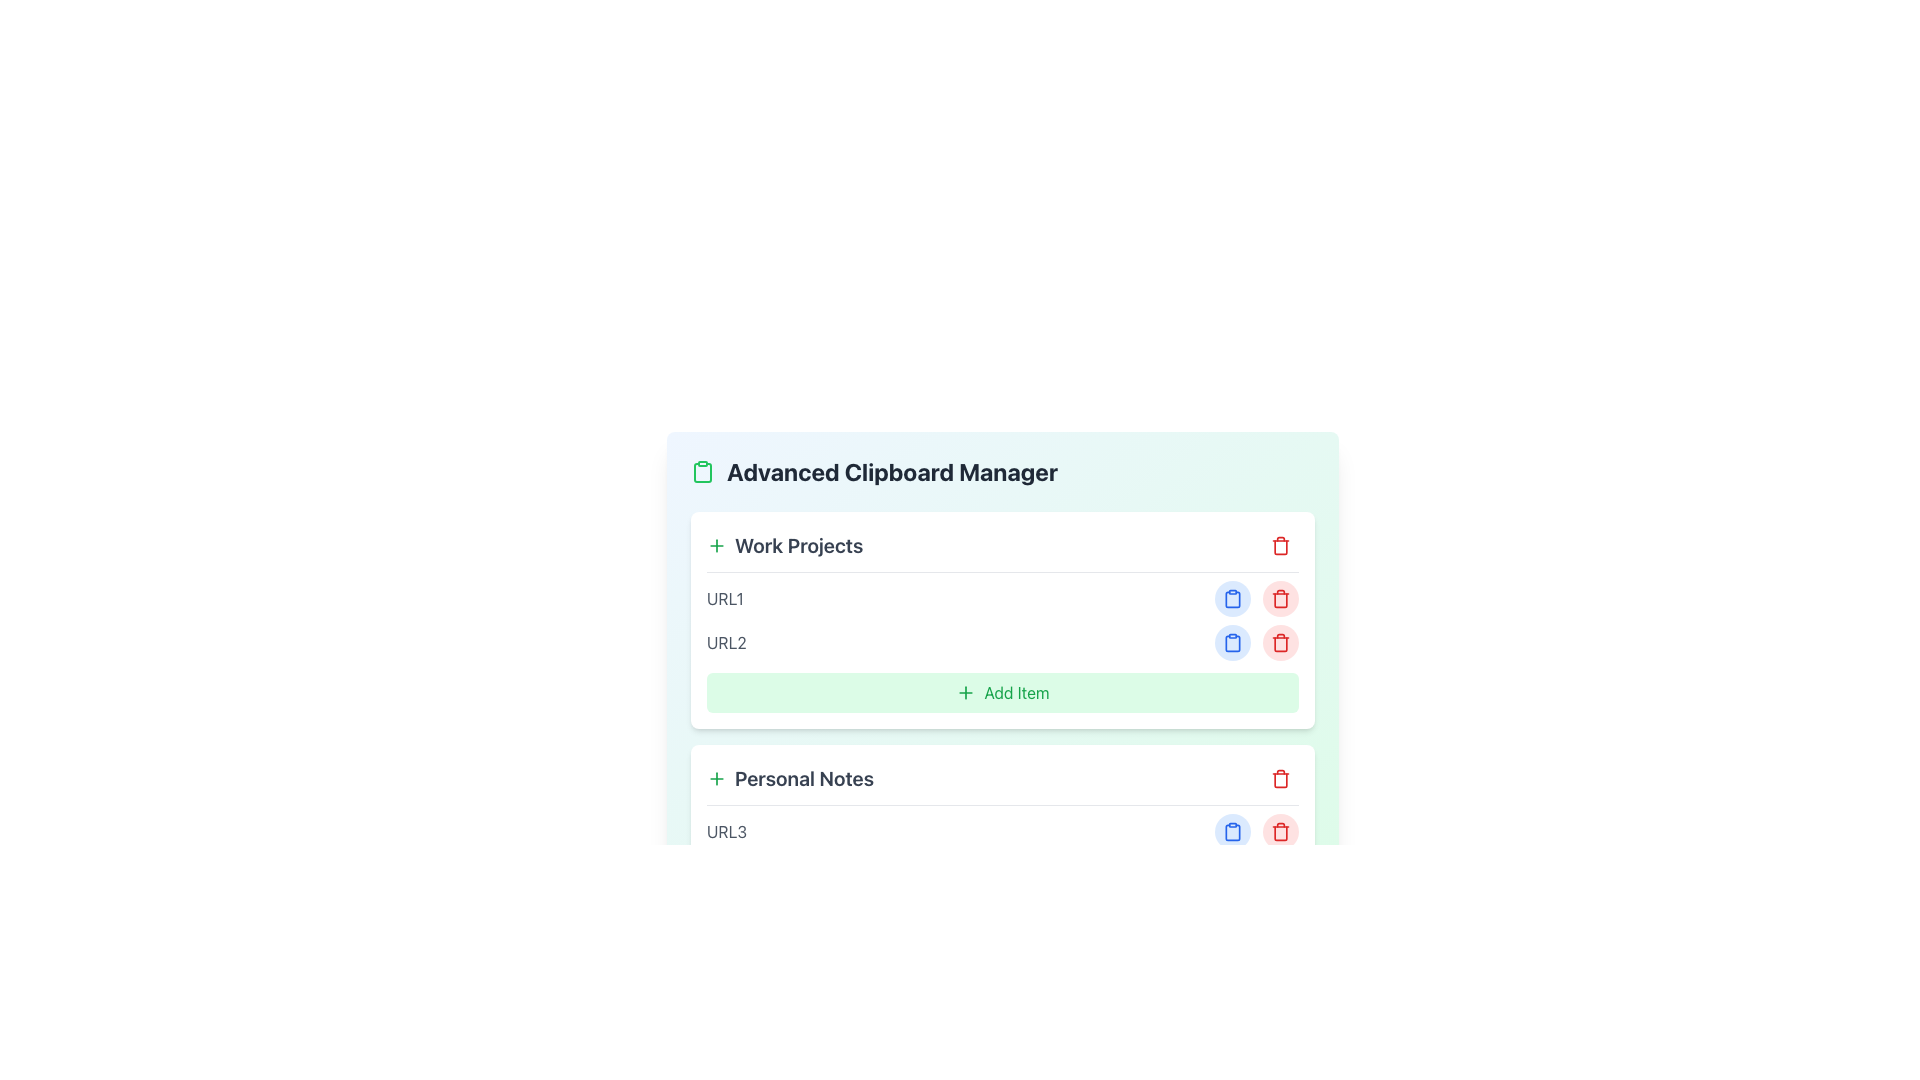  Describe the element at coordinates (702, 473) in the screenshot. I see `the green clipboard icon located in the header section of the 'Advanced Clipboard Manager' interface, which is situated to the left of the title text` at that location.